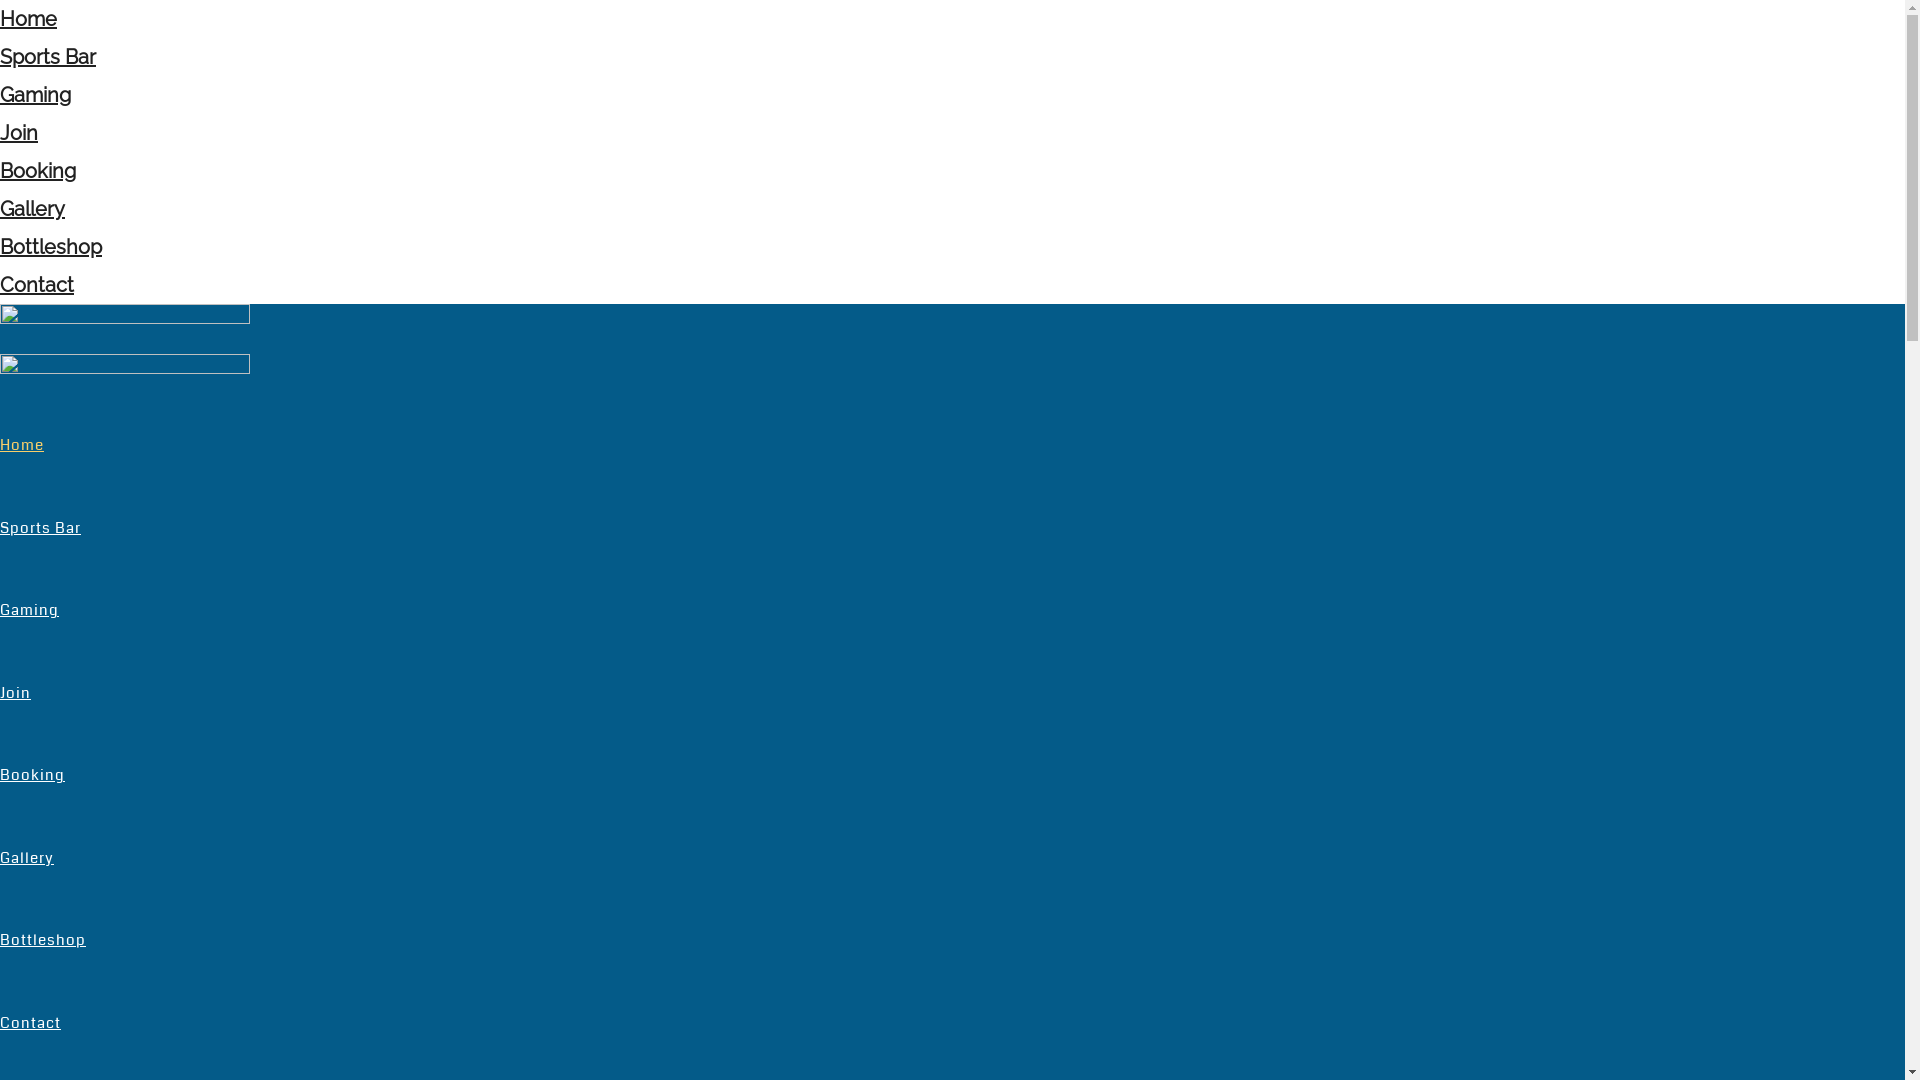 The image size is (1920, 1080). What do you see at coordinates (51, 245) in the screenshot?
I see `'Bottleshop'` at bounding box center [51, 245].